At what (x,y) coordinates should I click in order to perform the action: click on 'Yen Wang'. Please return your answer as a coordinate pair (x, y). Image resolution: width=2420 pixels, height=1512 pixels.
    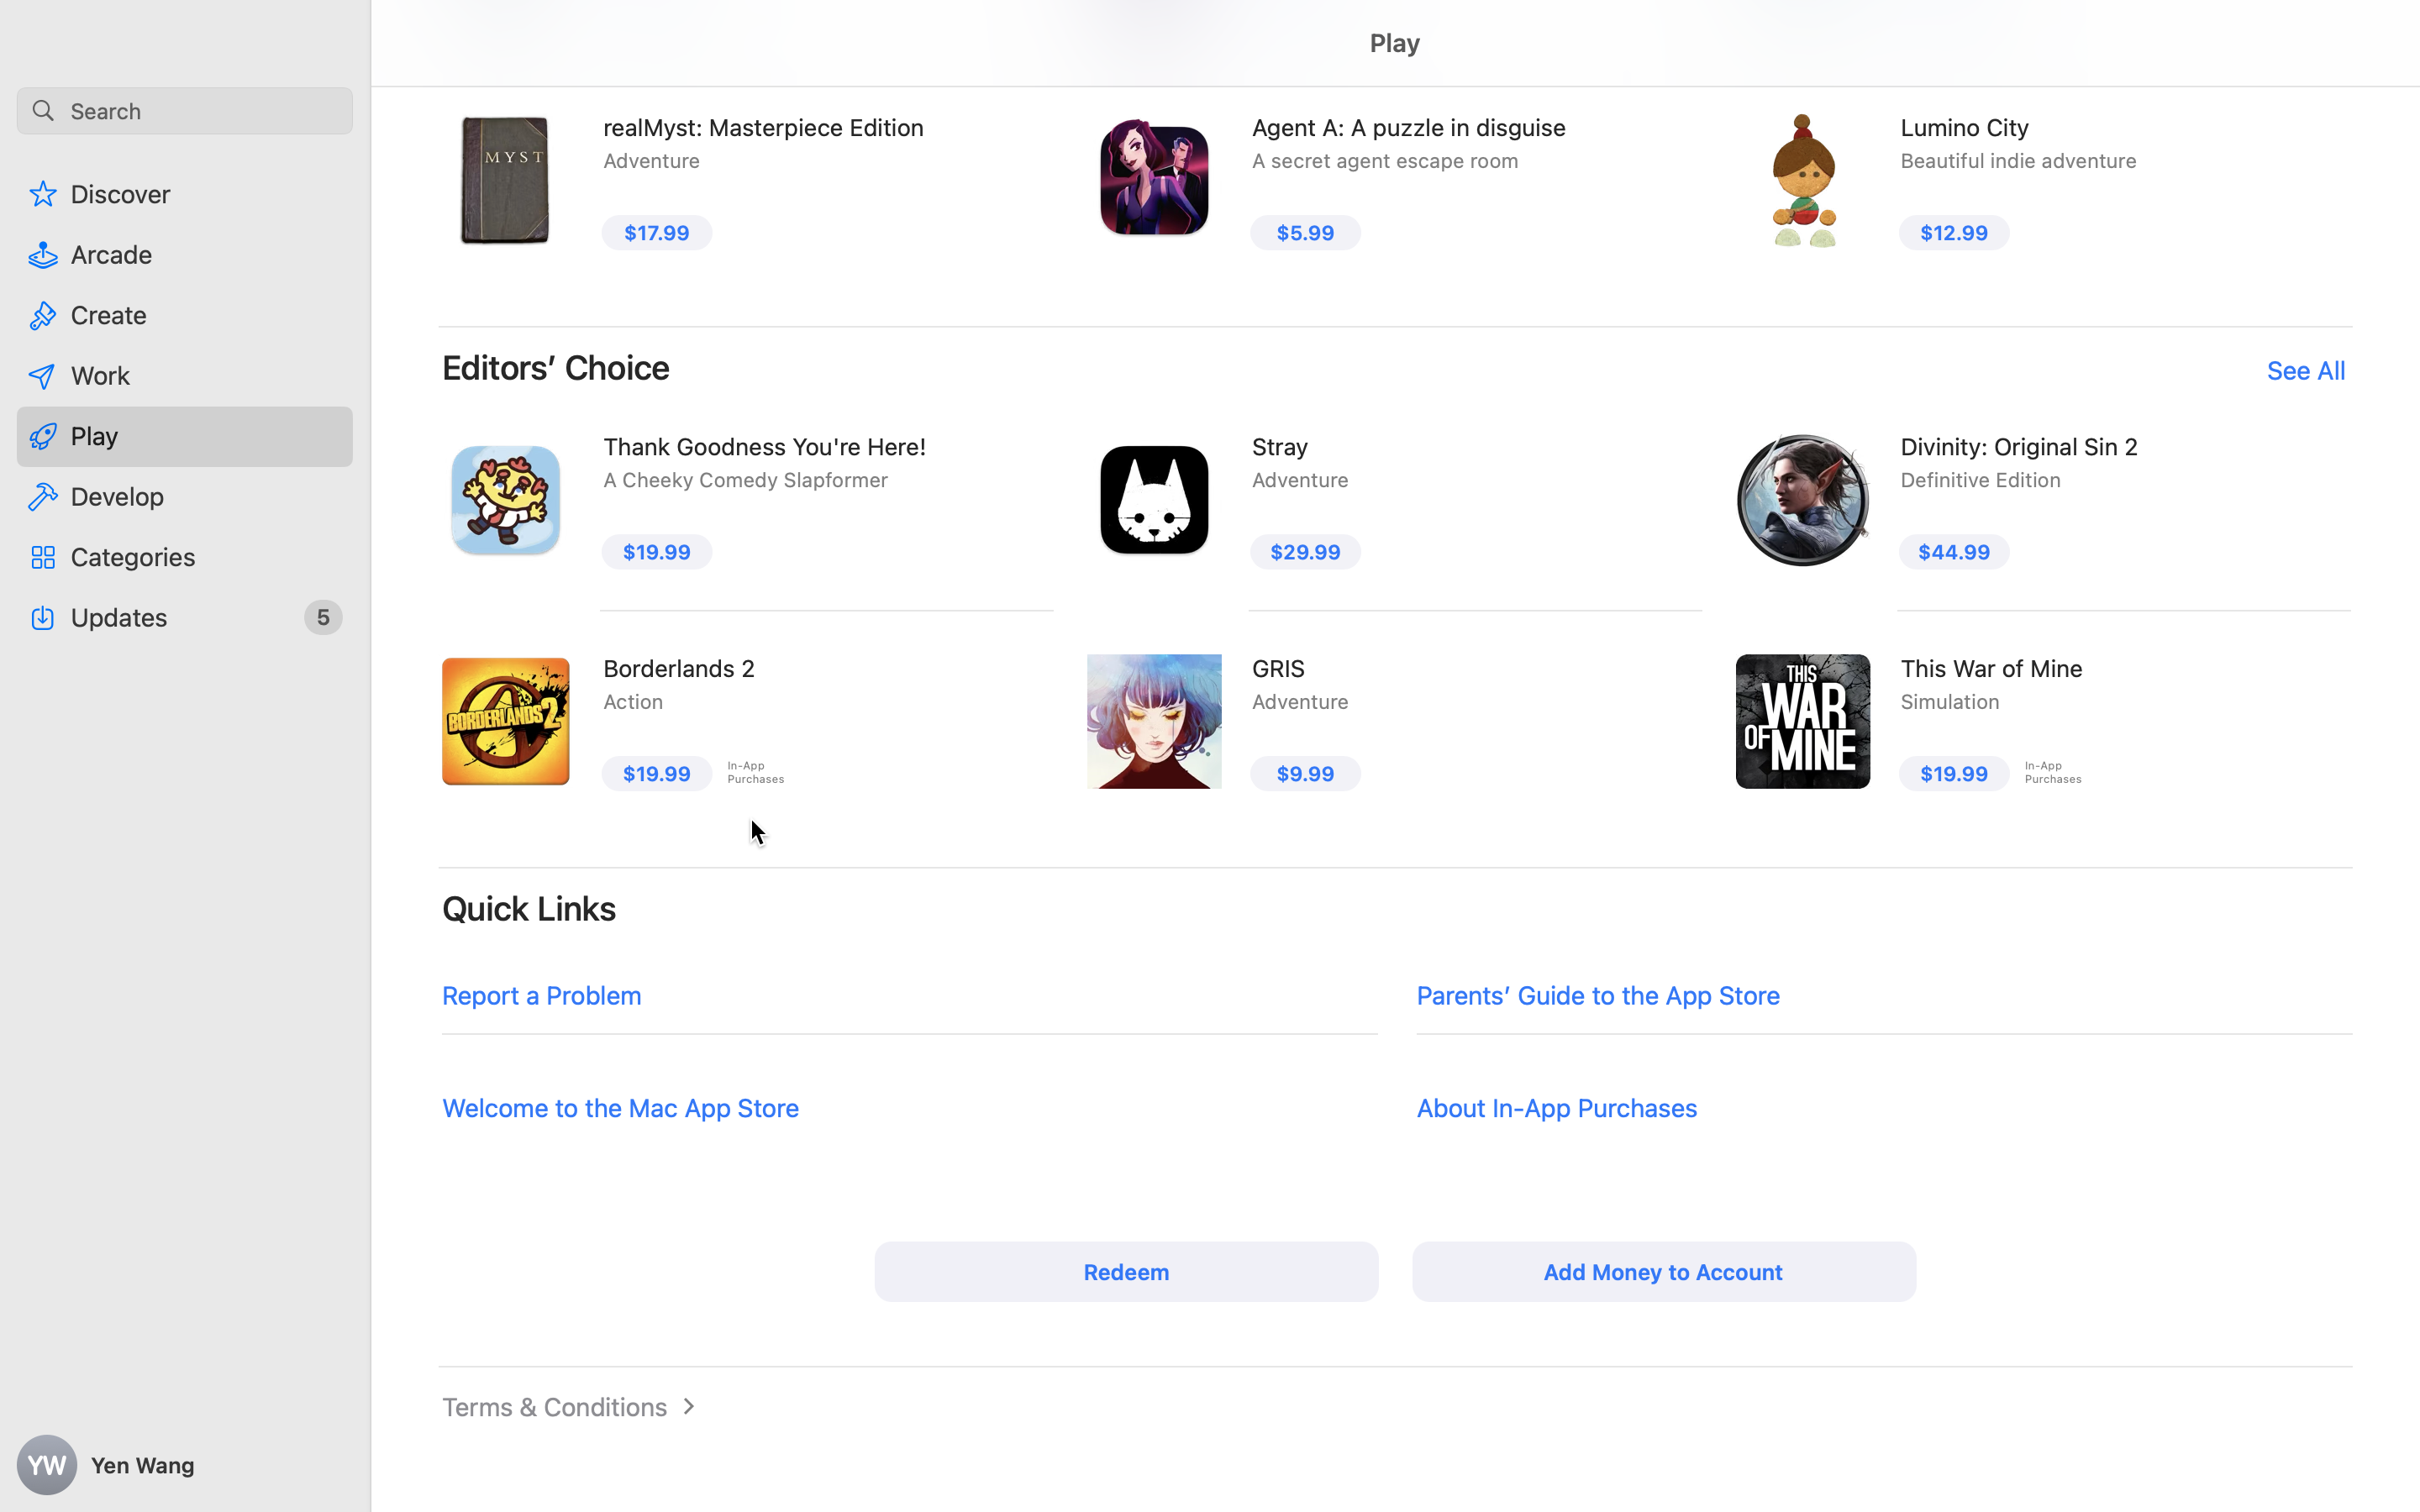
    Looking at the image, I should click on (185, 1465).